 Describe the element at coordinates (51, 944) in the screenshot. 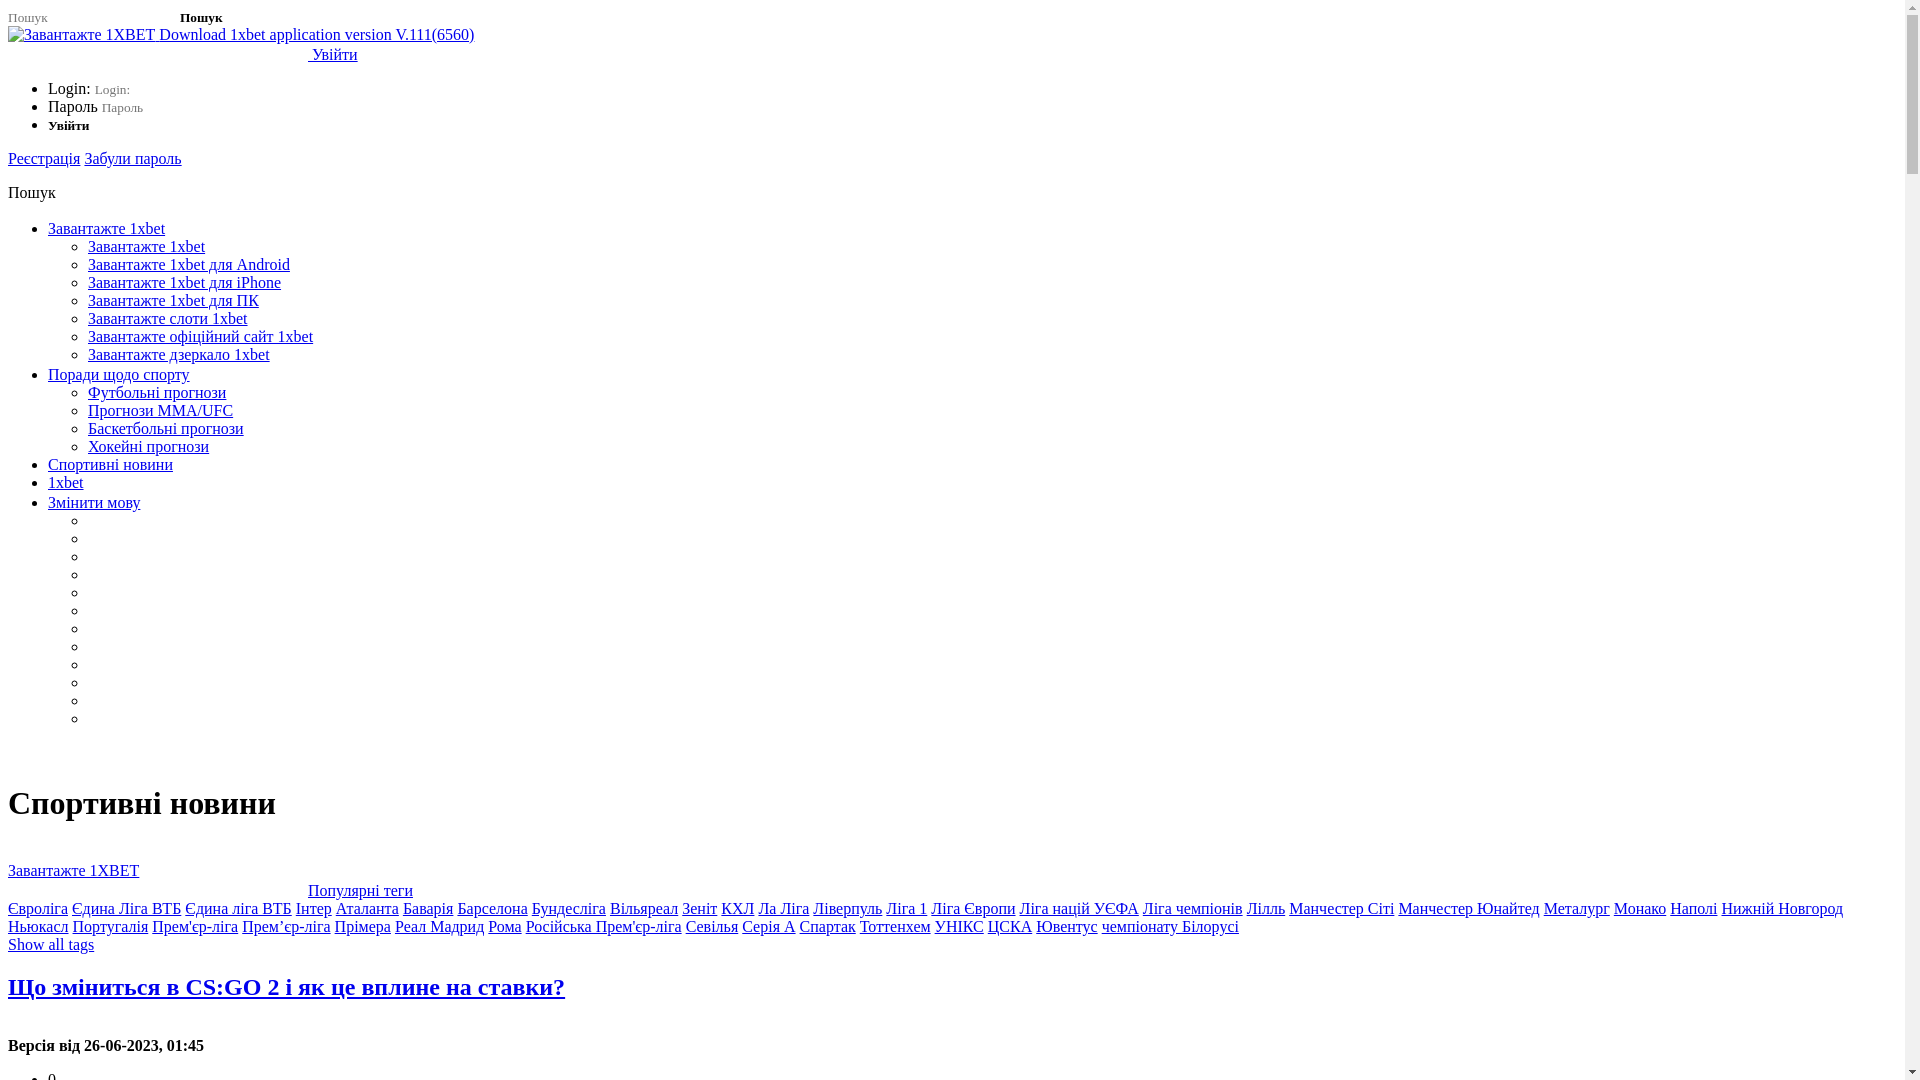

I see `'Show all tags'` at that location.